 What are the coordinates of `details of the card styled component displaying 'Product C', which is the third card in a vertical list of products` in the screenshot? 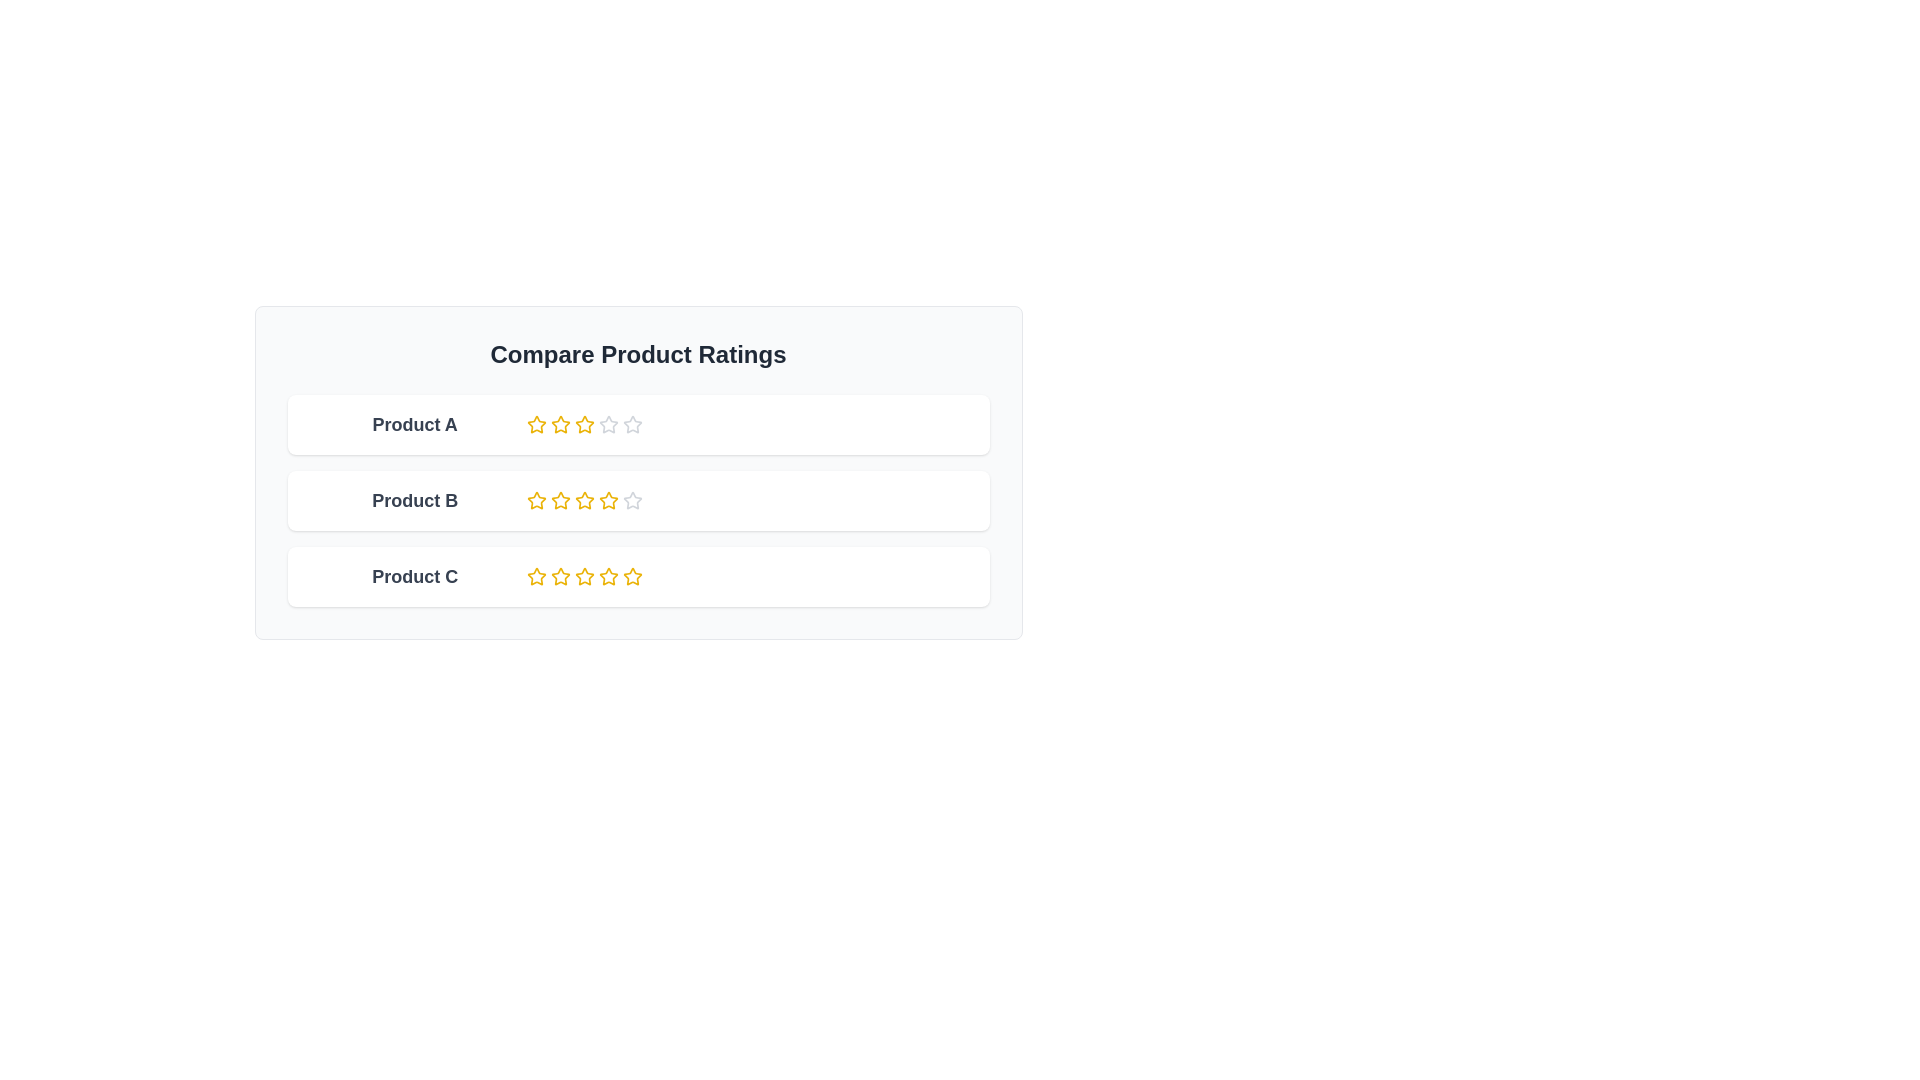 It's located at (637, 577).